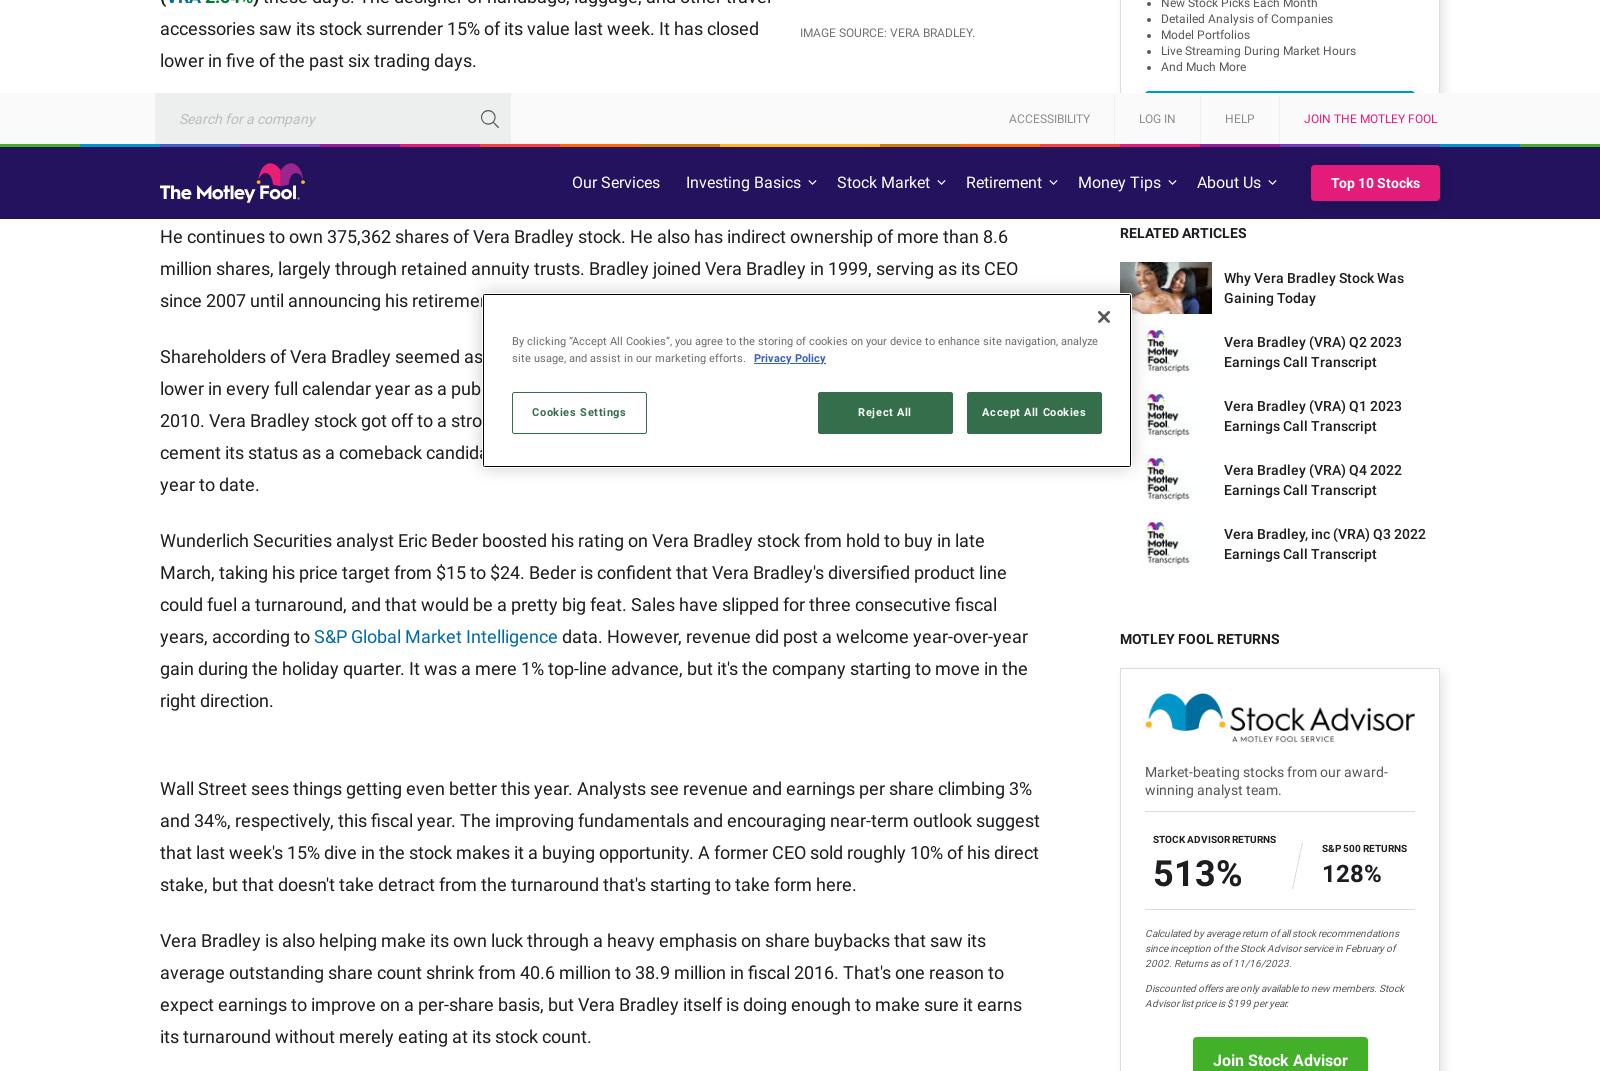 The width and height of the screenshot is (1600, 1071). Describe the element at coordinates (527, 770) in the screenshot. I see `'Newsroom'` at that location.